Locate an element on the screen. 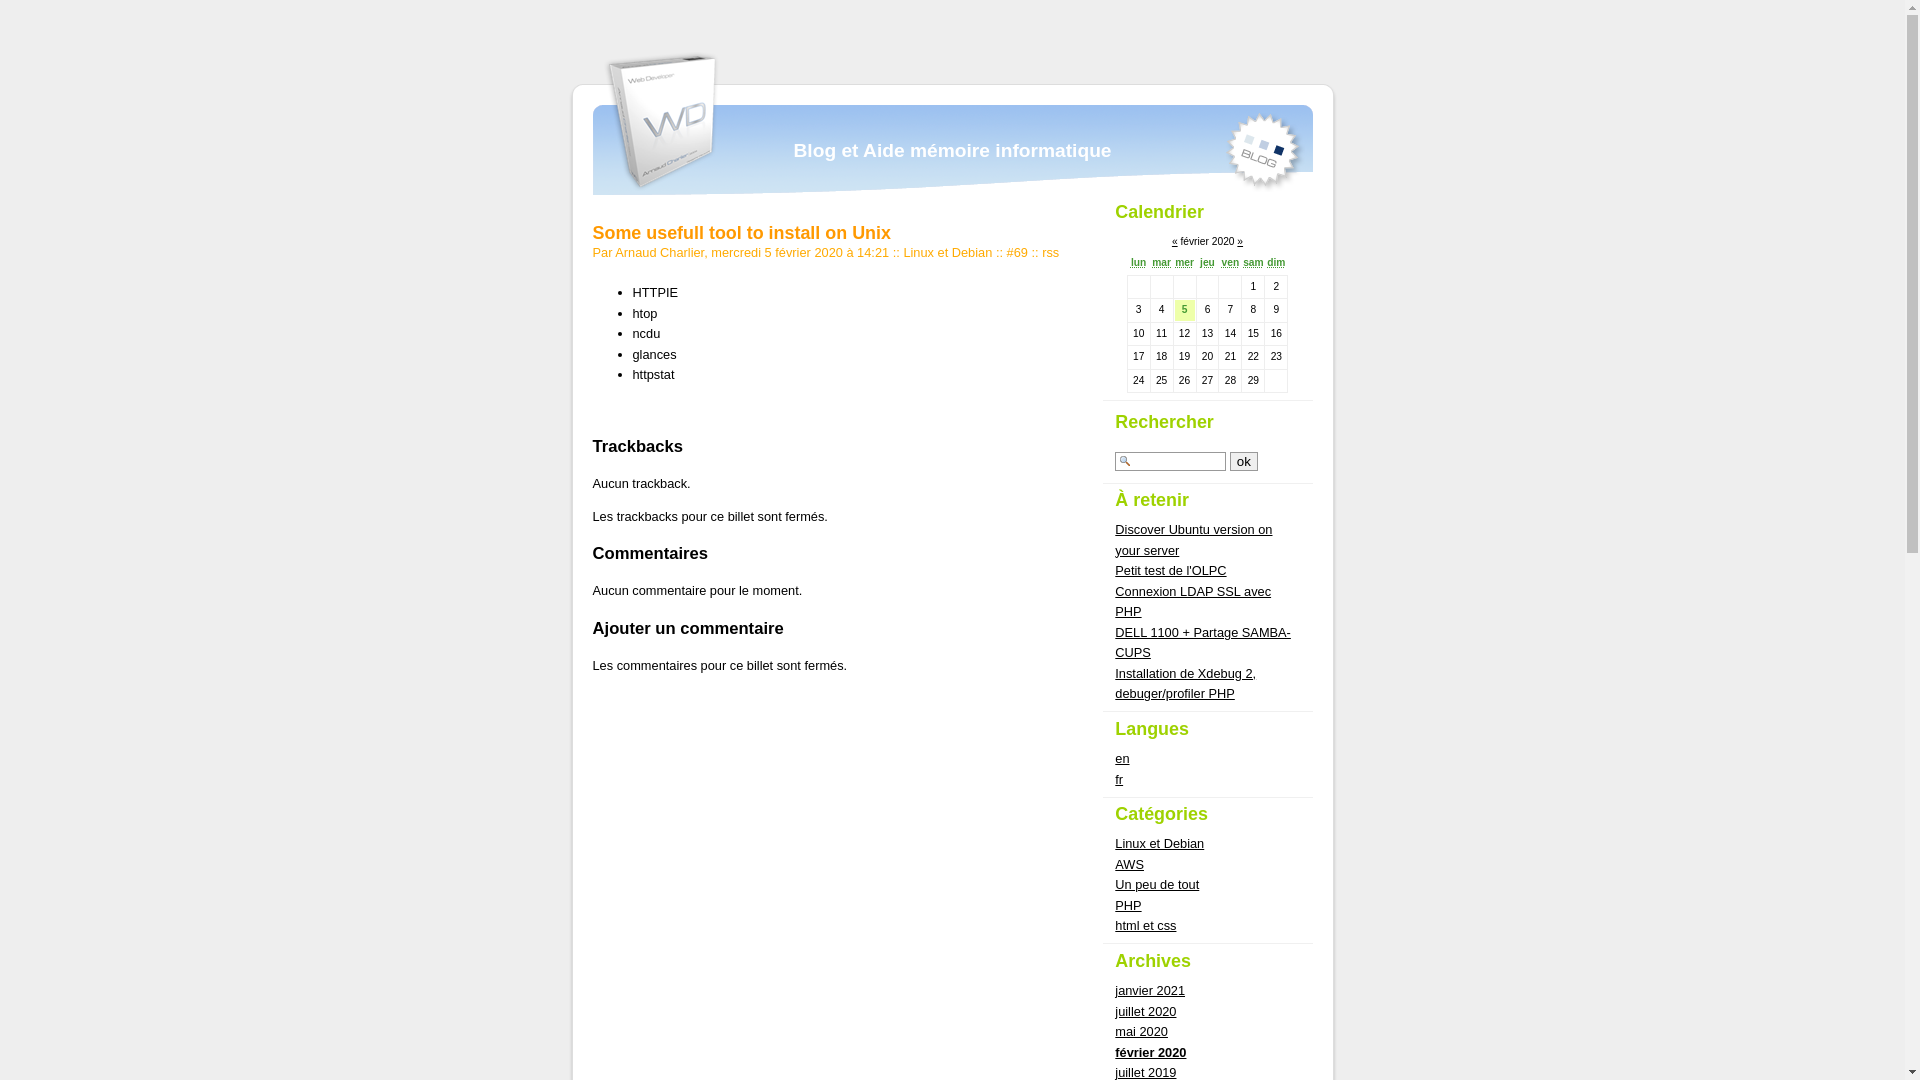 Image resolution: width=1920 pixels, height=1080 pixels. 'juillet 2020' is located at coordinates (1145, 1011).